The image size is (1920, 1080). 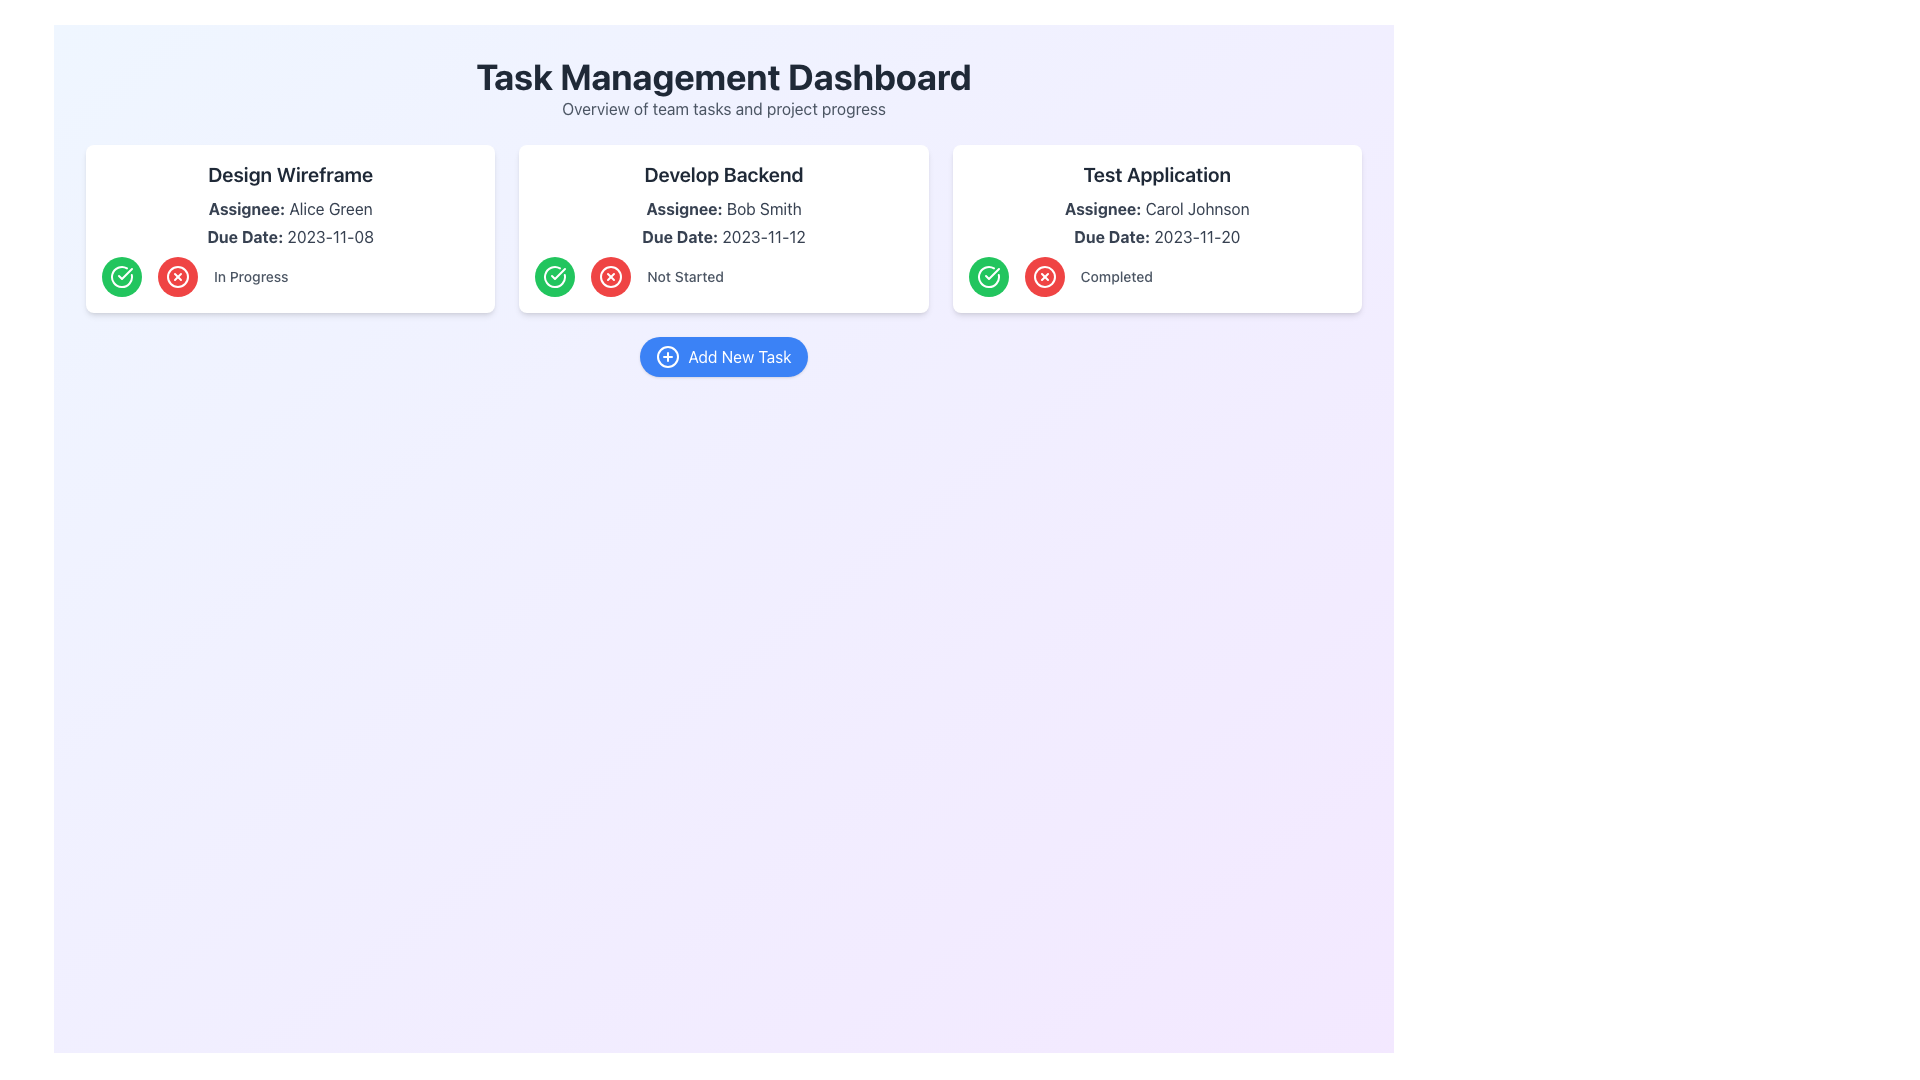 I want to click on the 'Due Date:' static text label in the 'Develop Backend' task card, which is styled with a bold font and located above the due date value, so click(x=680, y=235).